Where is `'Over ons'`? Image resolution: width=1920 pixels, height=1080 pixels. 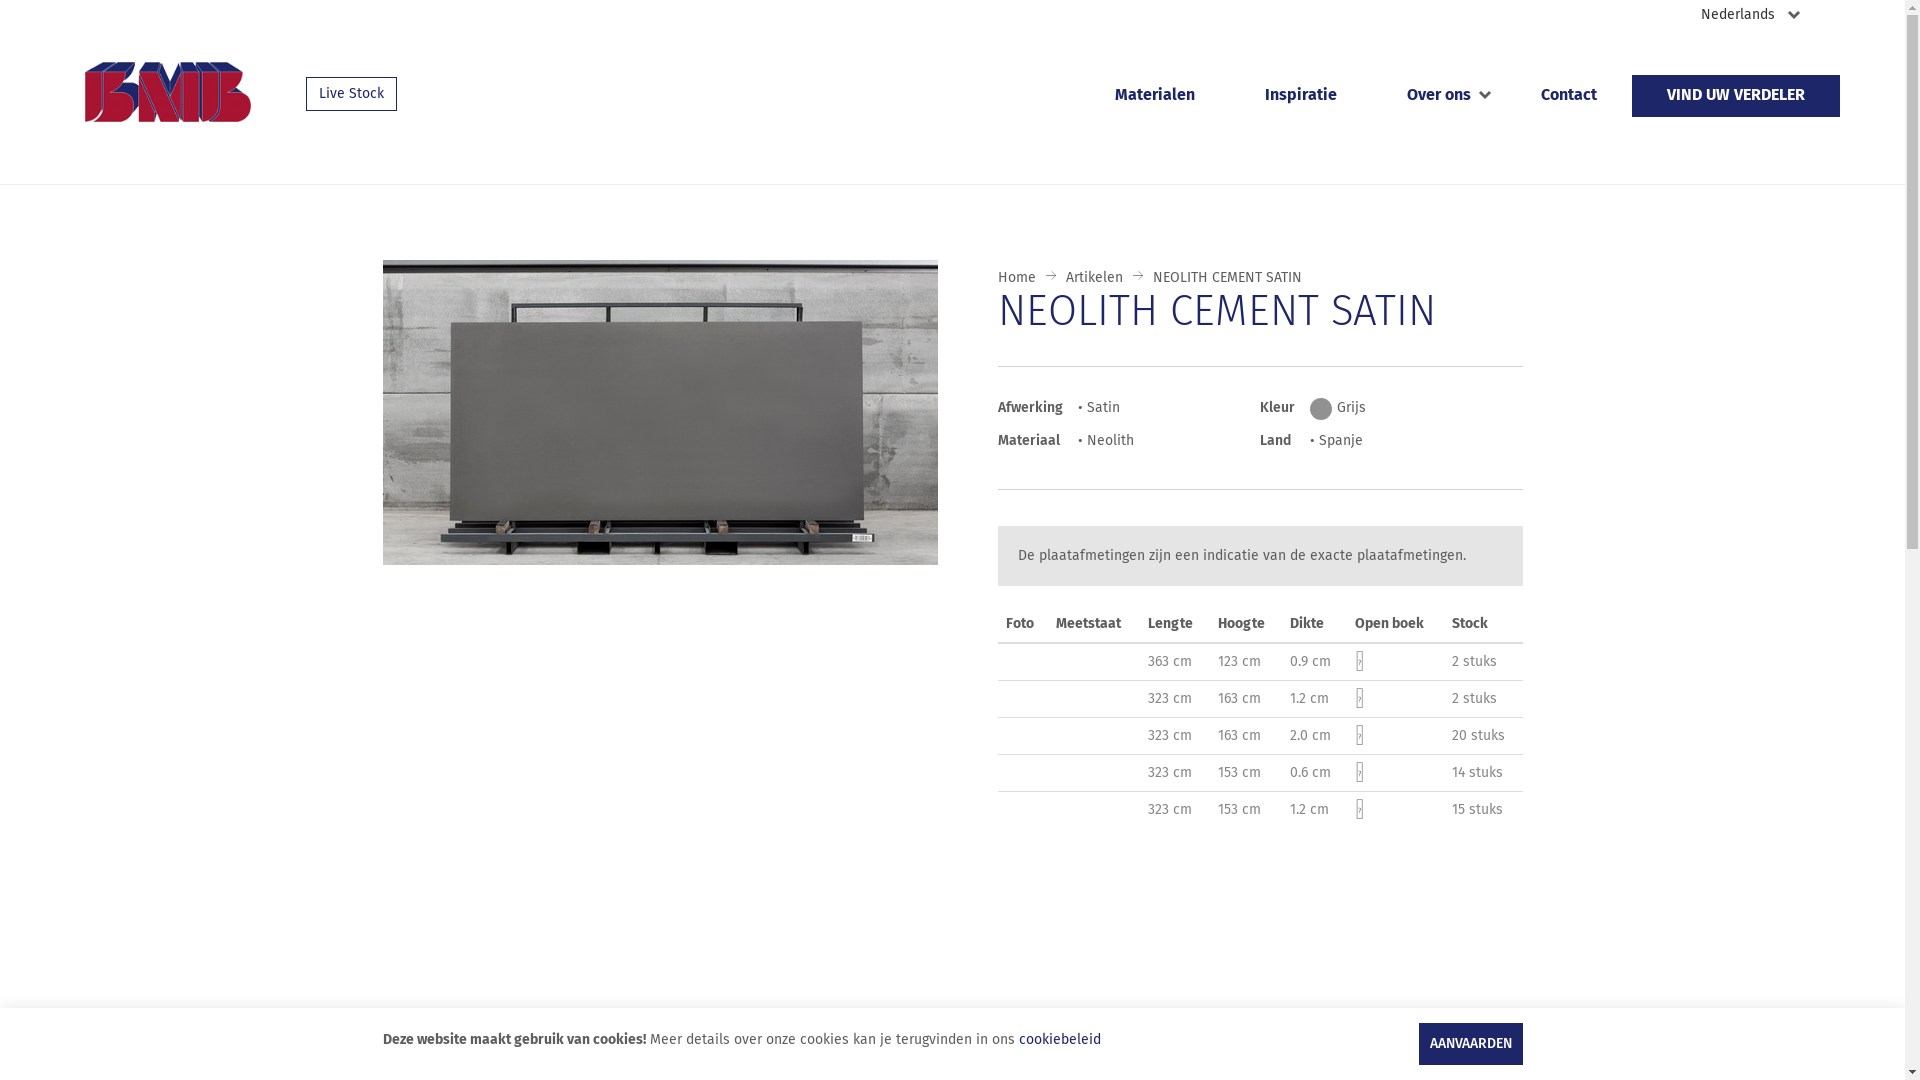
'Over ons' is located at coordinates (1438, 96).